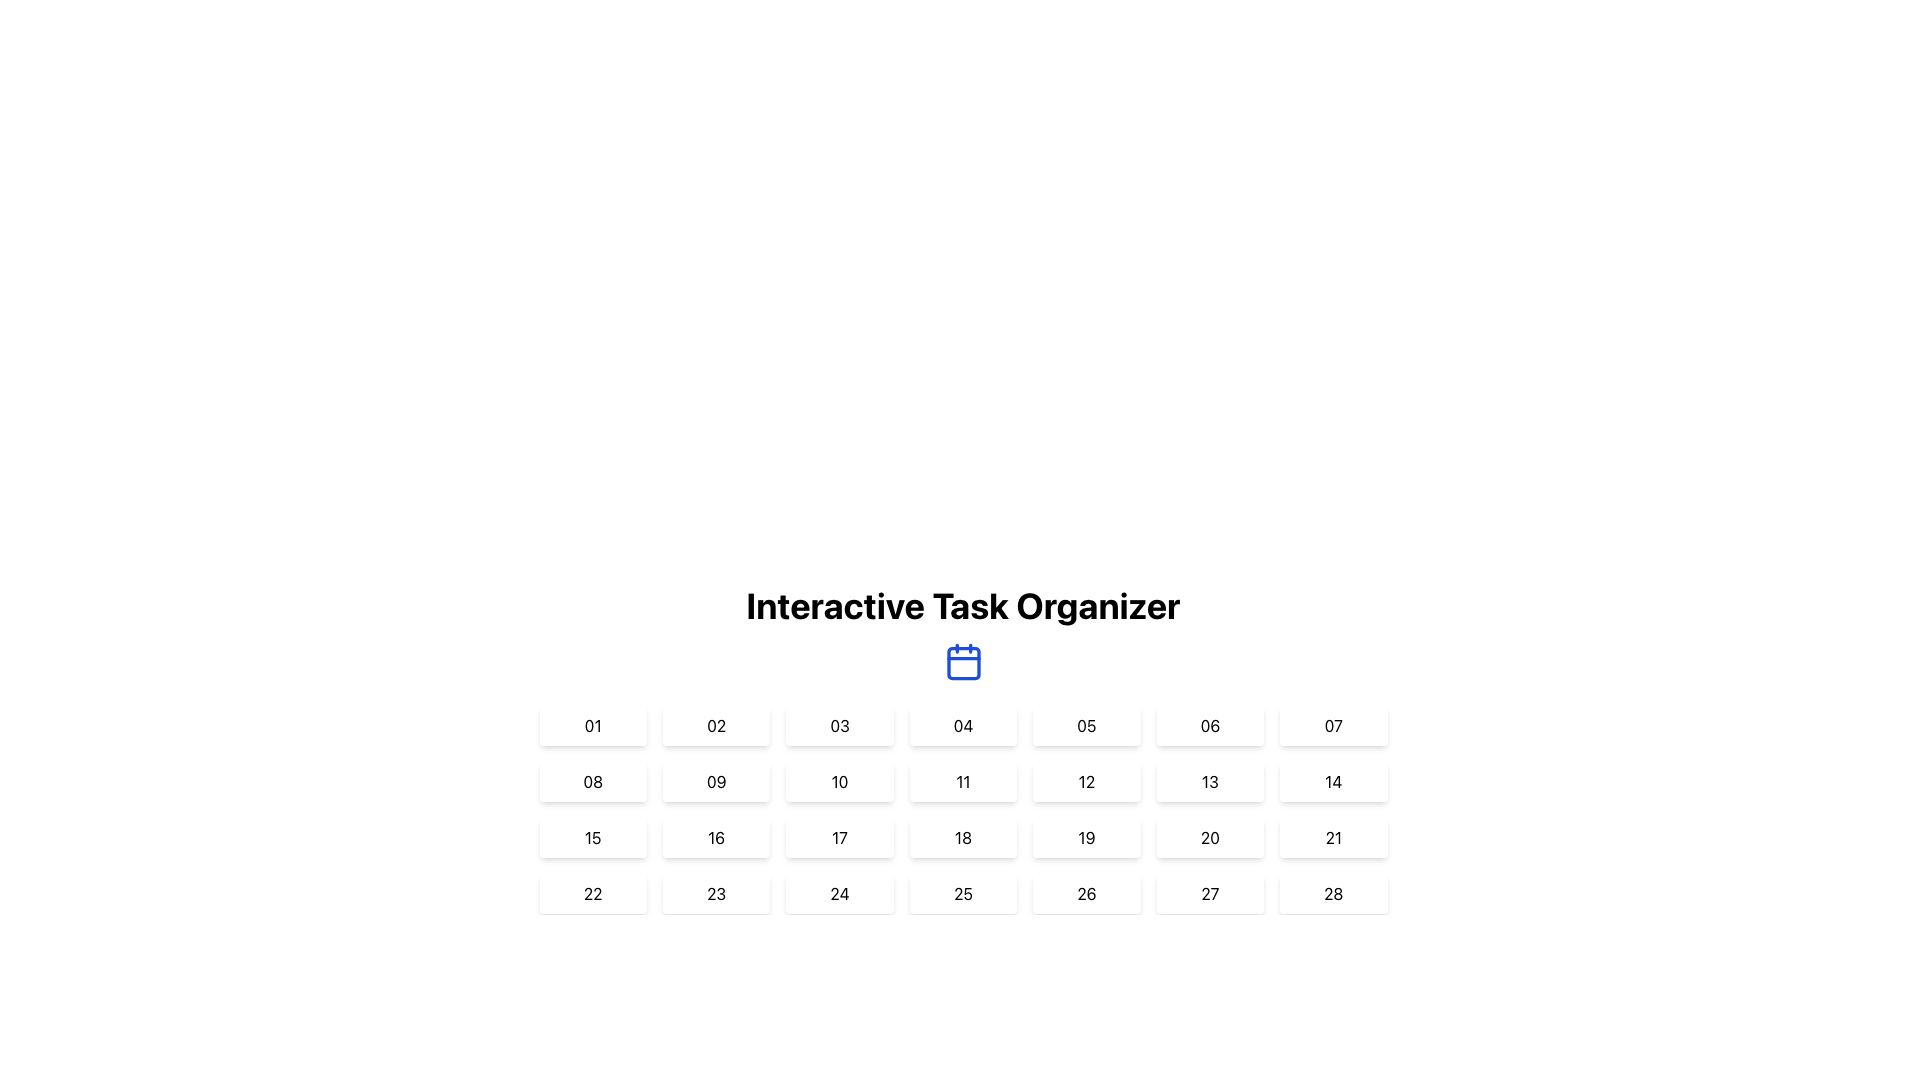 This screenshot has height=1080, width=1920. I want to click on the button labeled '07' with a light gray background and shadowed appearance, so click(1333, 725).